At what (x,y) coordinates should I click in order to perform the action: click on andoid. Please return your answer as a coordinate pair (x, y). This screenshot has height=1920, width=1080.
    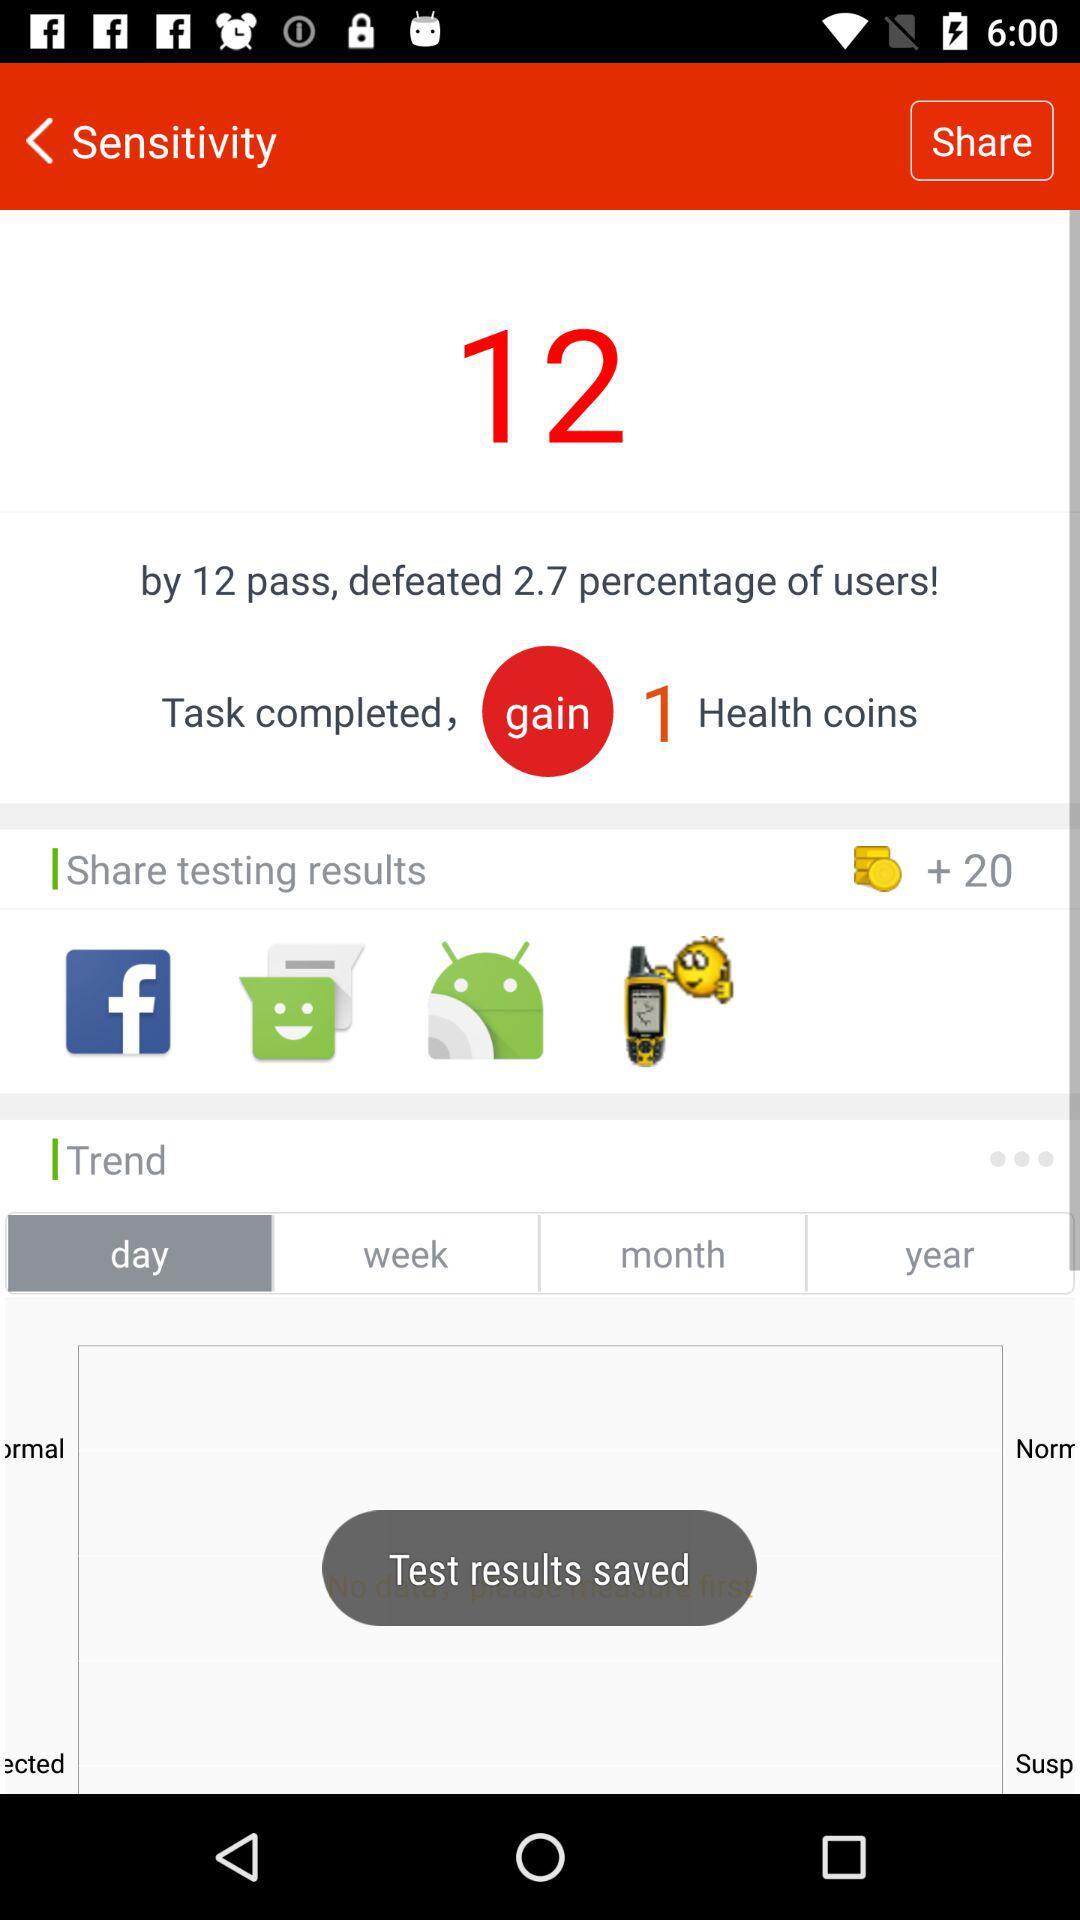
    Looking at the image, I should click on (301, 1001).